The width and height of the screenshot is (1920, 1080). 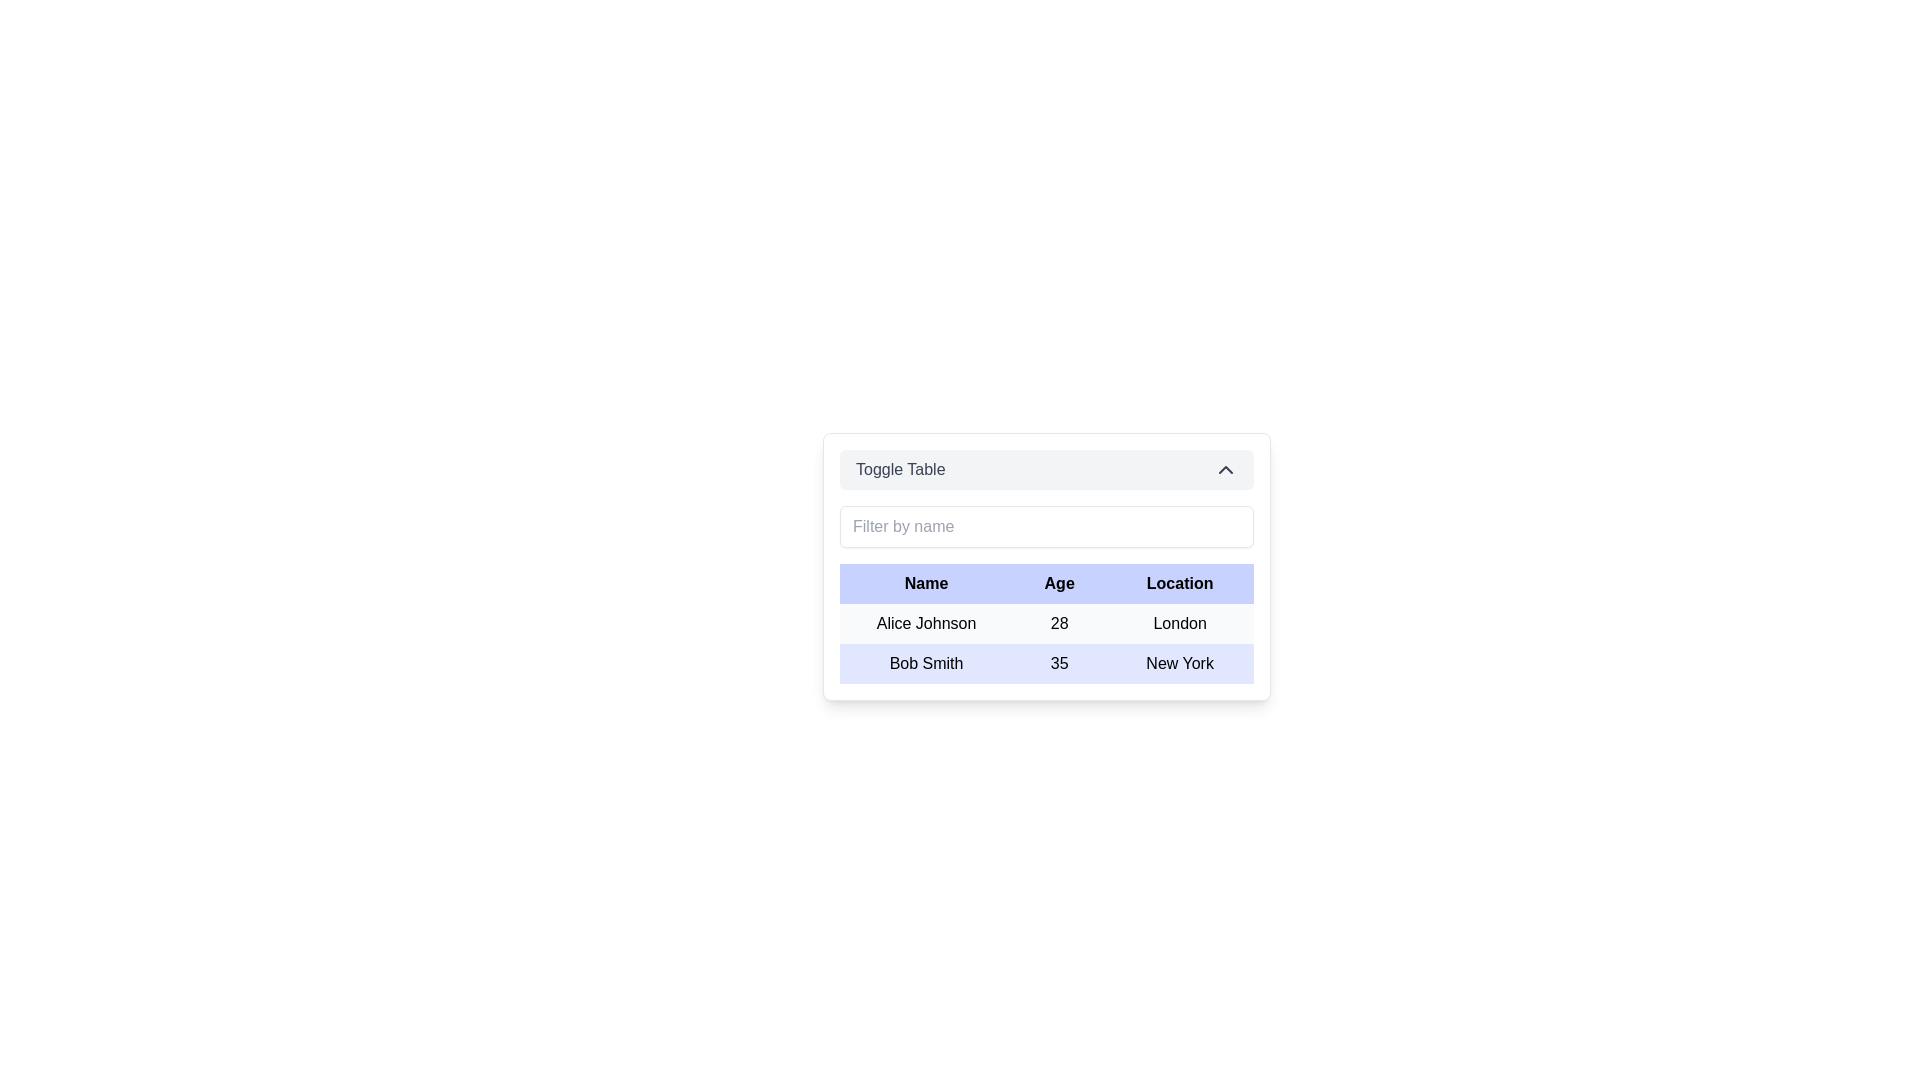 What do you see at coordinates (925, 623) in the screenshot?
I see `the text label displaying 'Alice Johnson' in black font, located in the first column of the data table under the 'Name' header` at bounding box center [925, 623].